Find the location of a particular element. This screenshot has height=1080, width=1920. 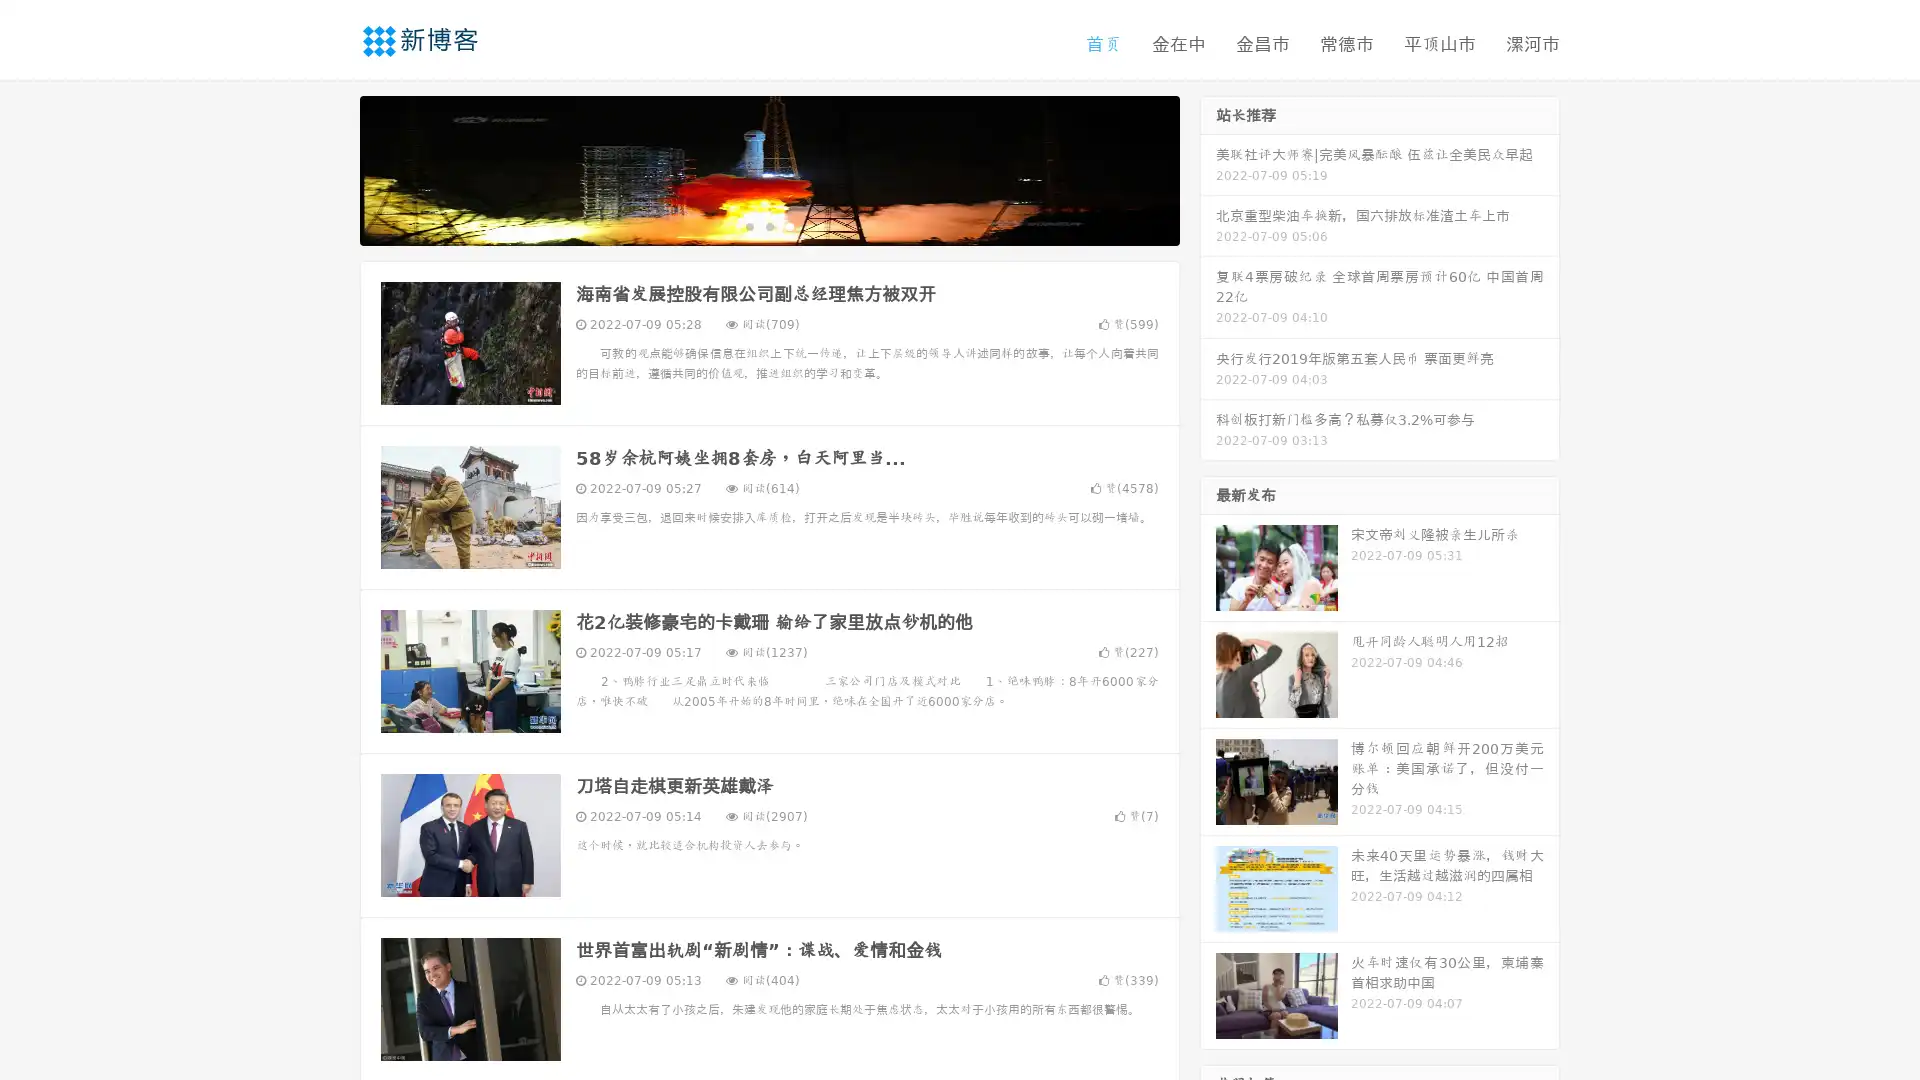

Go to slide 1 is located at coordinates (748, 225).